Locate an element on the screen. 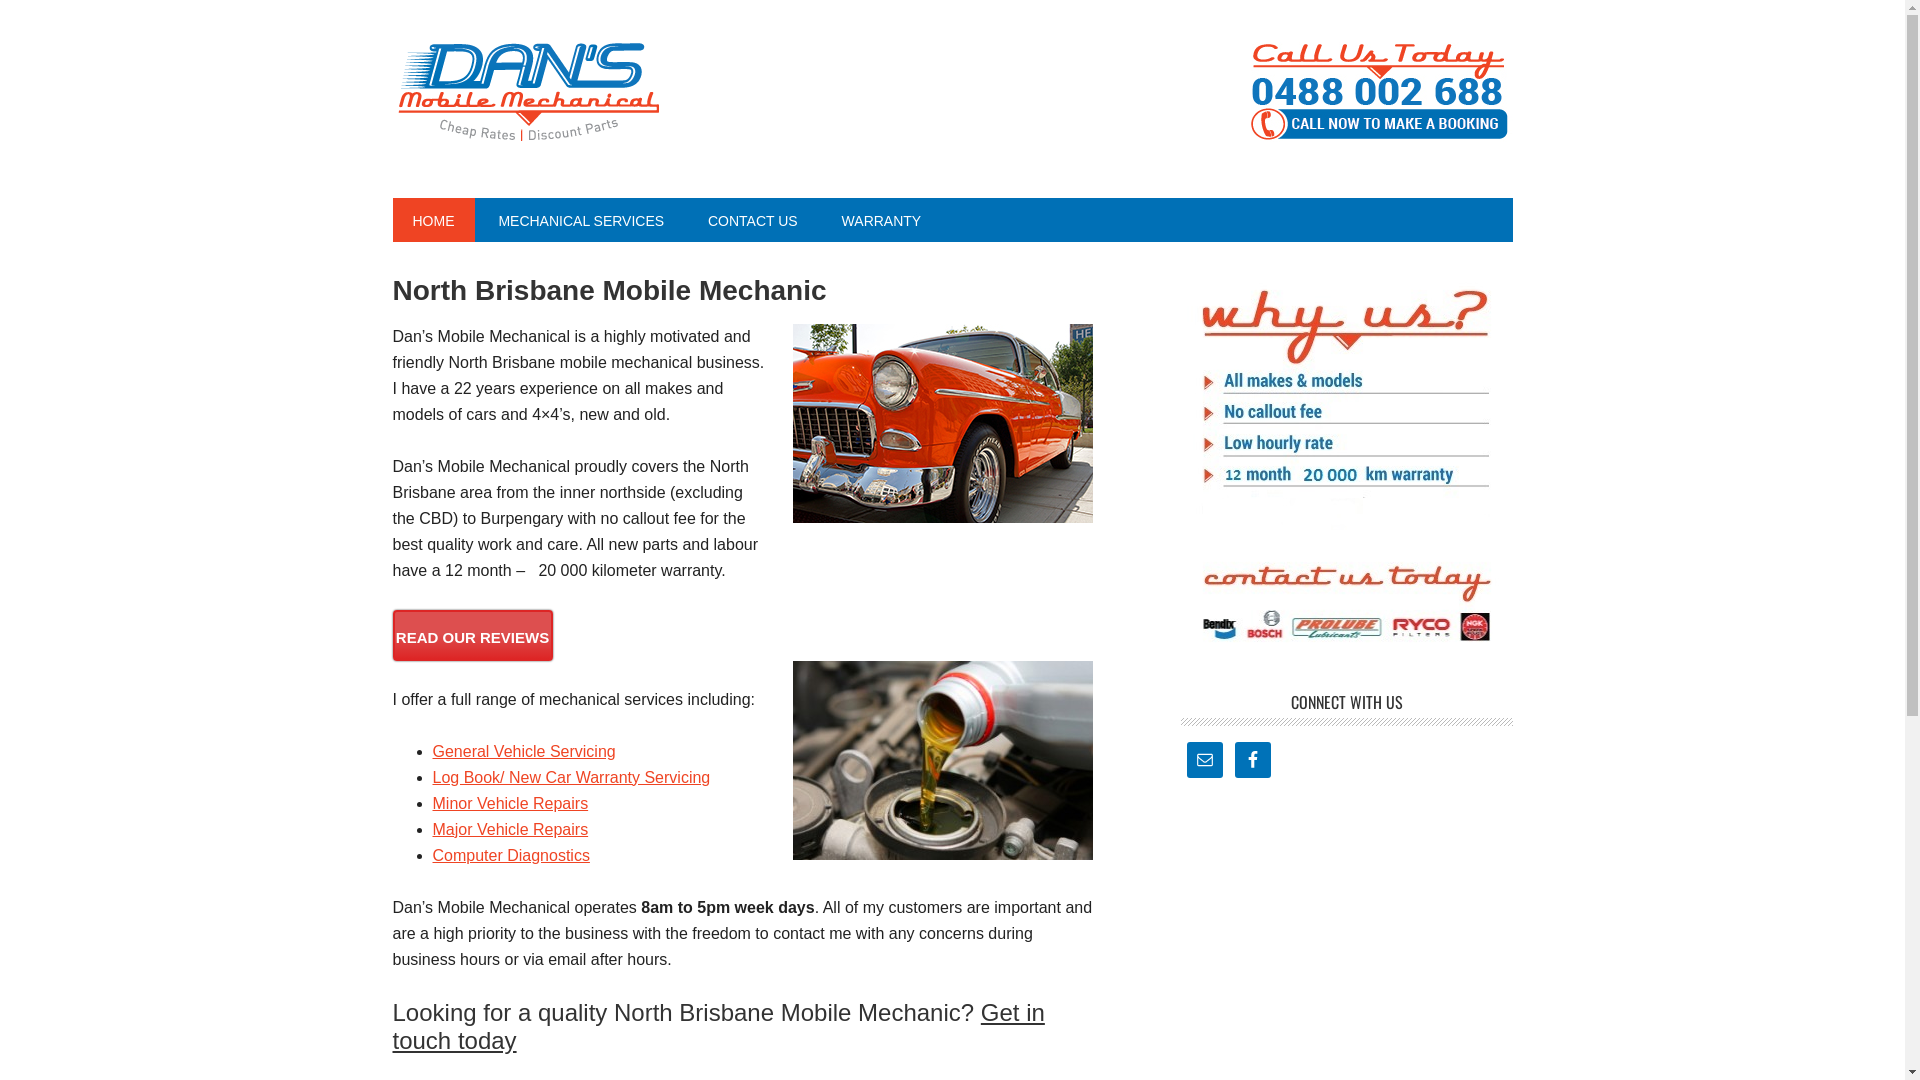 The width and height of the screenshot is (1920, 1080). 'READ OUR REVIEWS' is located at coordinates (470, 635).